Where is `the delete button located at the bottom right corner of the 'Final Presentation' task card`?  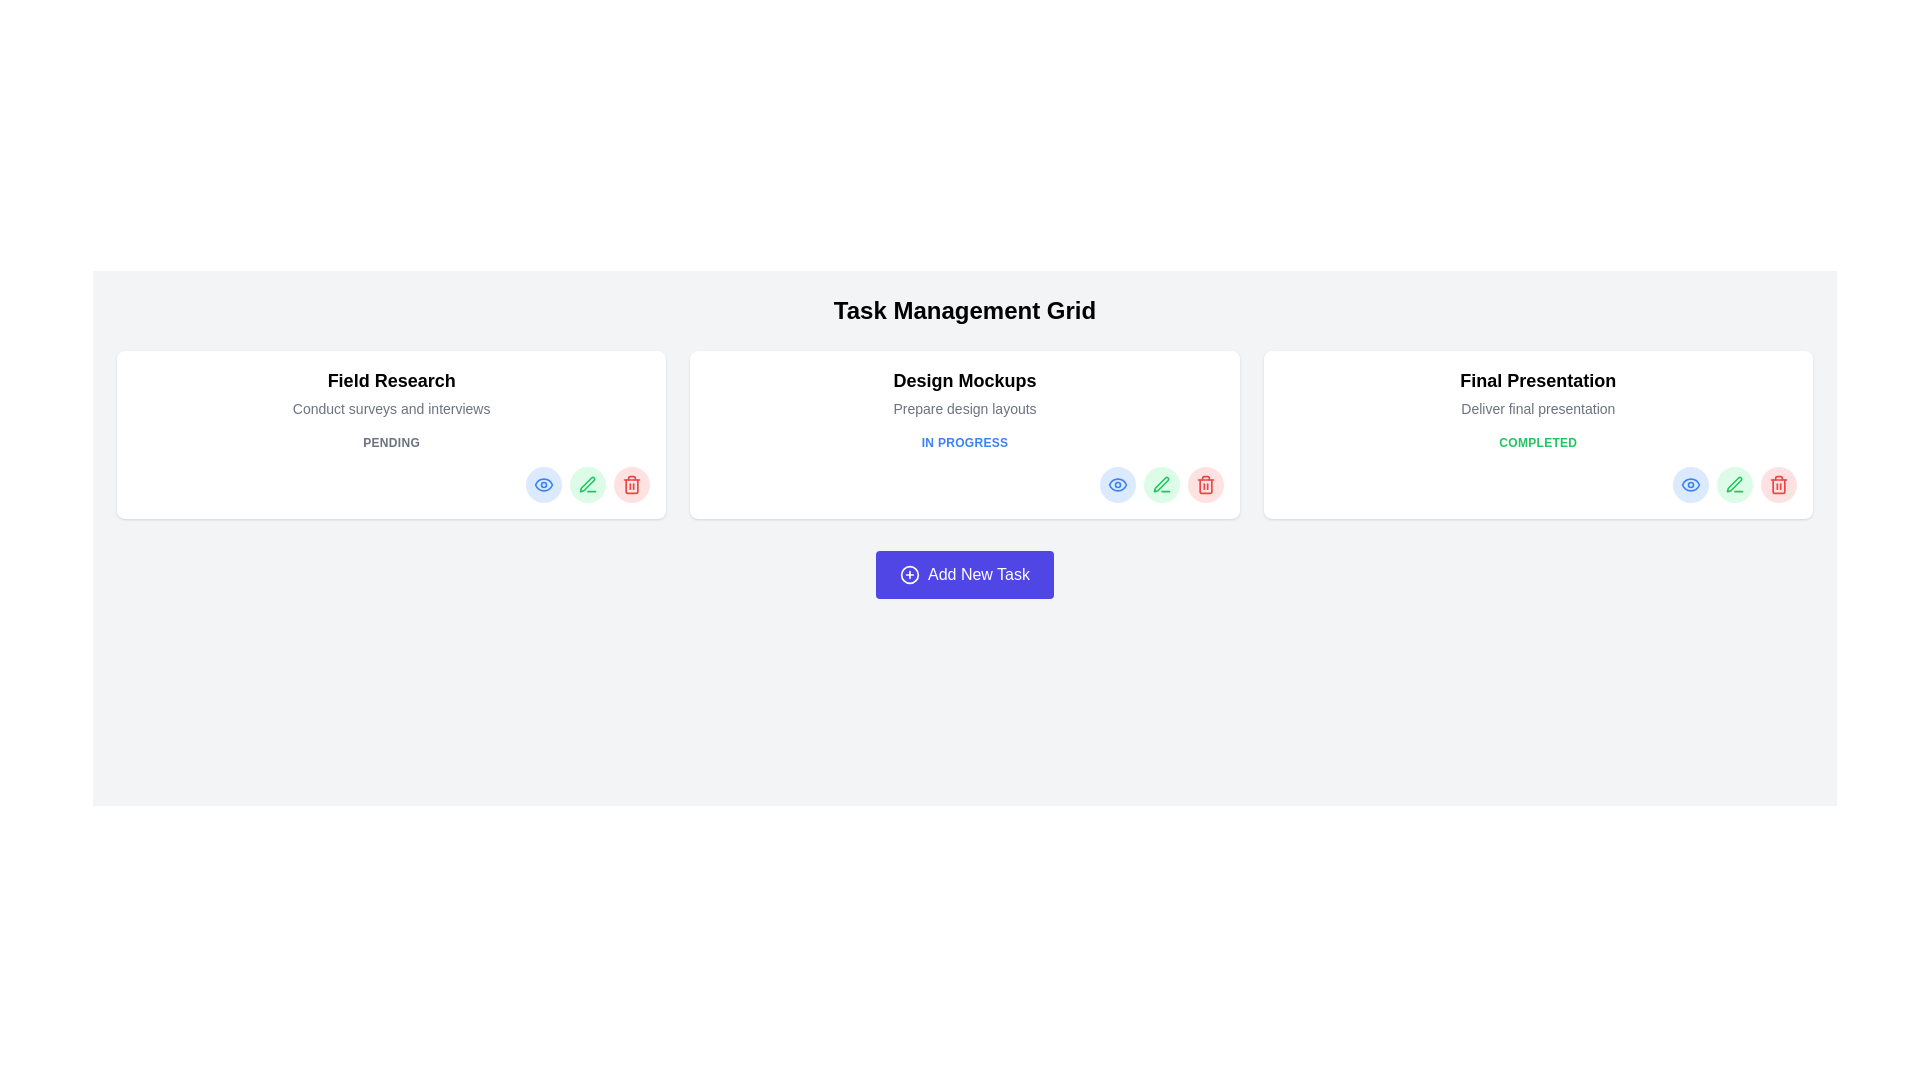 the delete button located at the bottom right corner of the 'Final Presentation' task card is located at coordinates (1779, 485).